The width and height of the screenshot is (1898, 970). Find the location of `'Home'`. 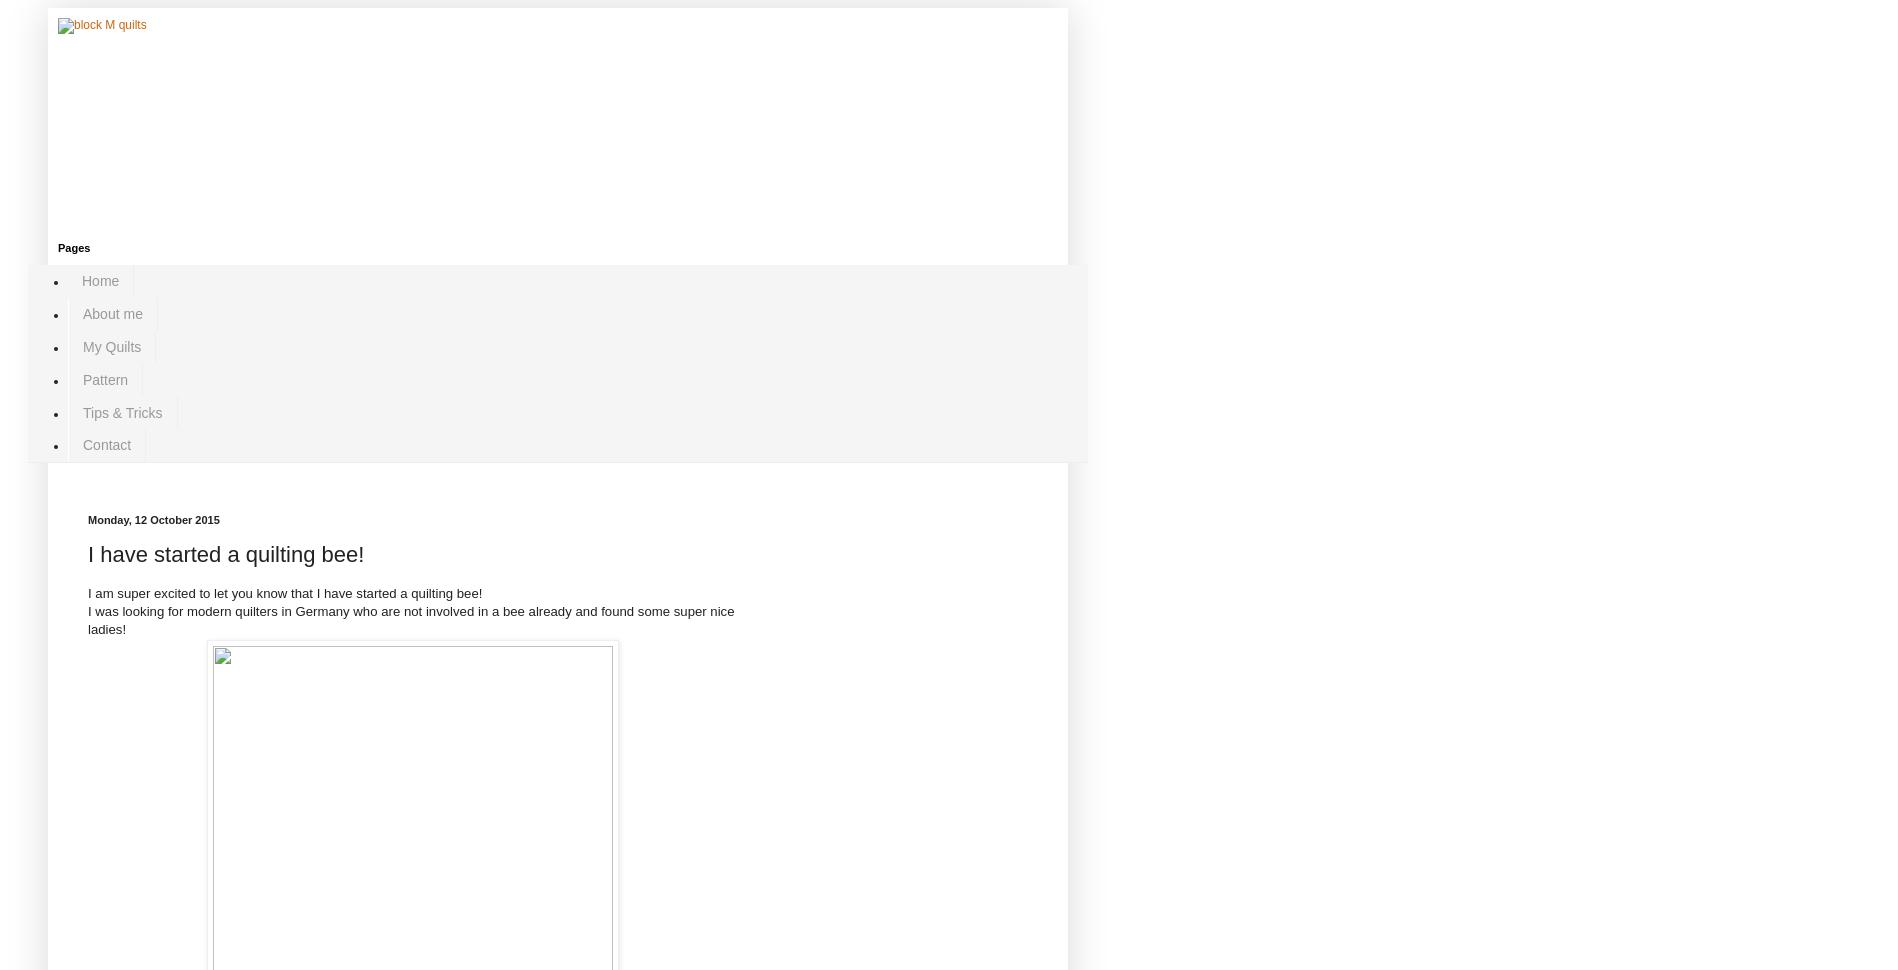

'Home' is located at coordinates (100, 280).